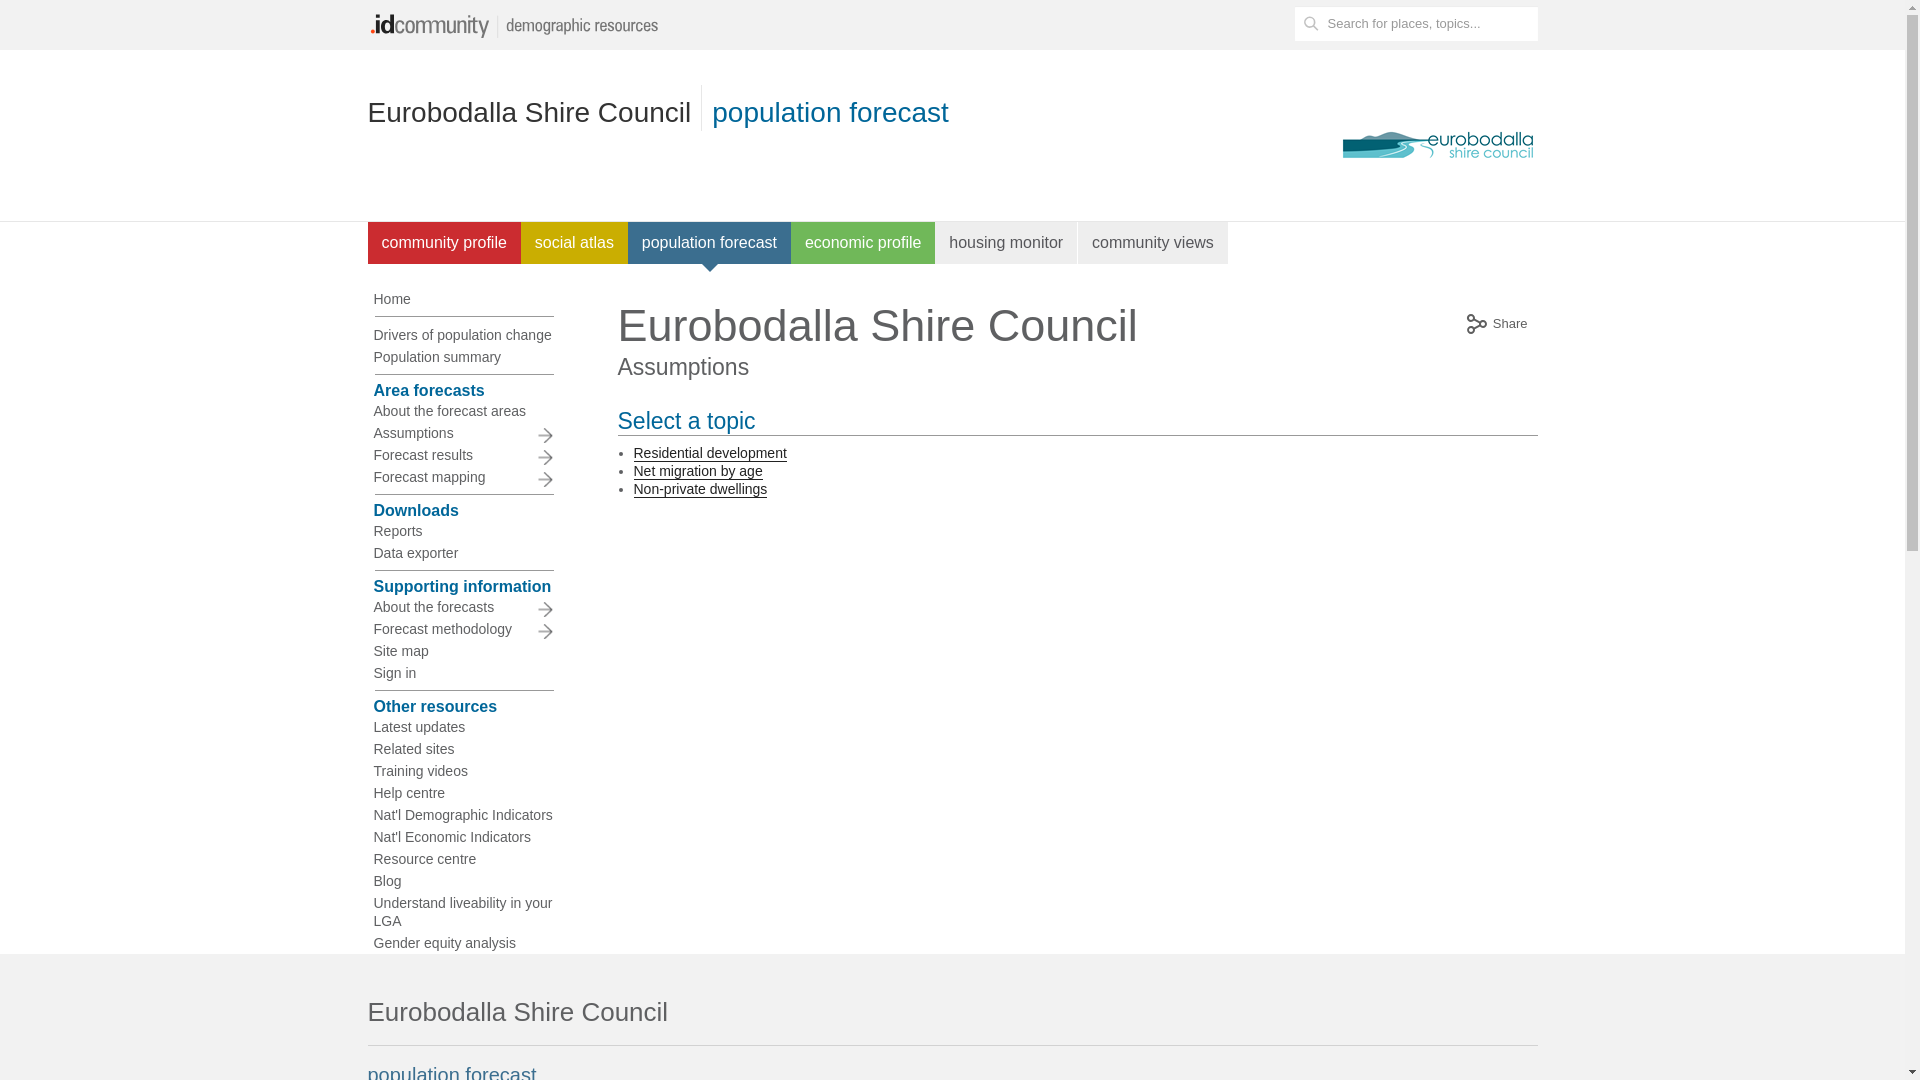 Image resolution: width=1920 pixels, height=1080 pixels. Describe the element at coordinates (461, 552) in the screenshot. I see `'Data exporter'` at that location.